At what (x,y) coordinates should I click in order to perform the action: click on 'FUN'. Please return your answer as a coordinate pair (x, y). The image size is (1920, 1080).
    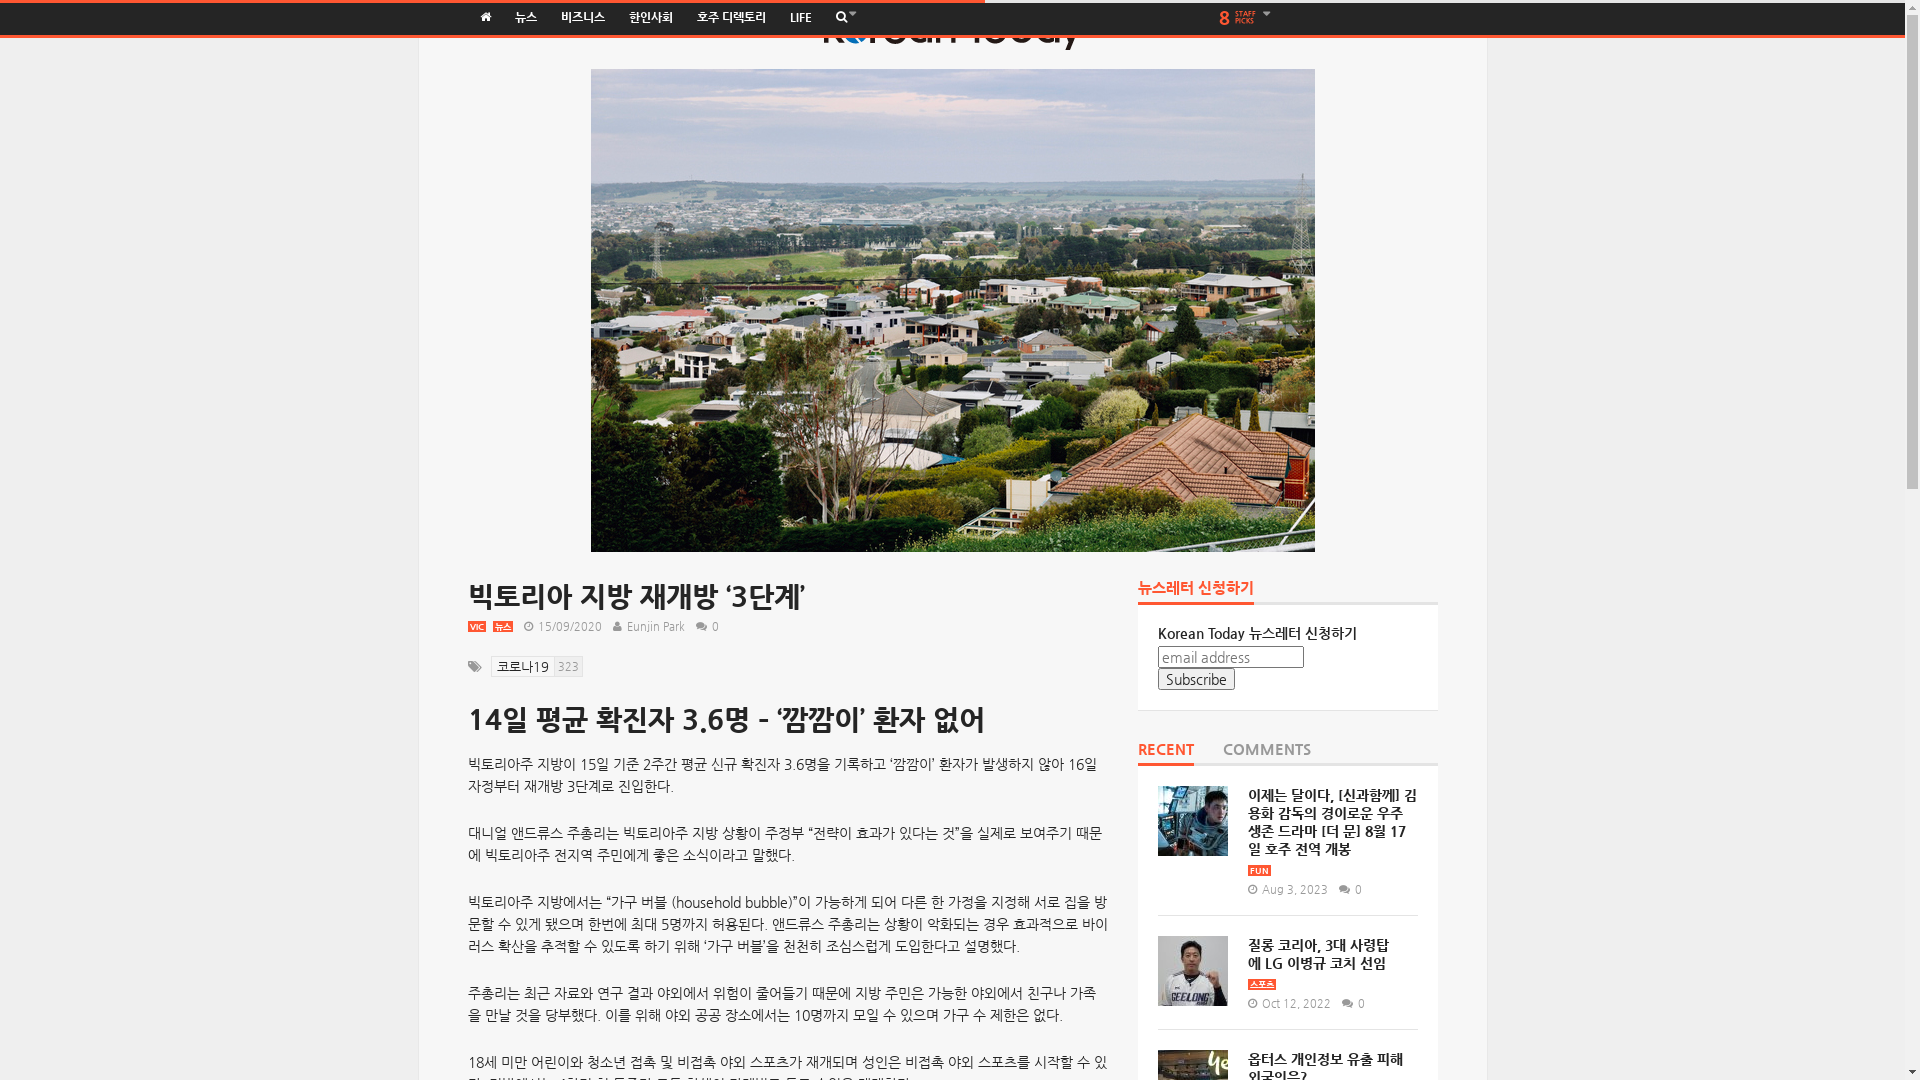
    Looking at the image, I should click on (1258, 869).